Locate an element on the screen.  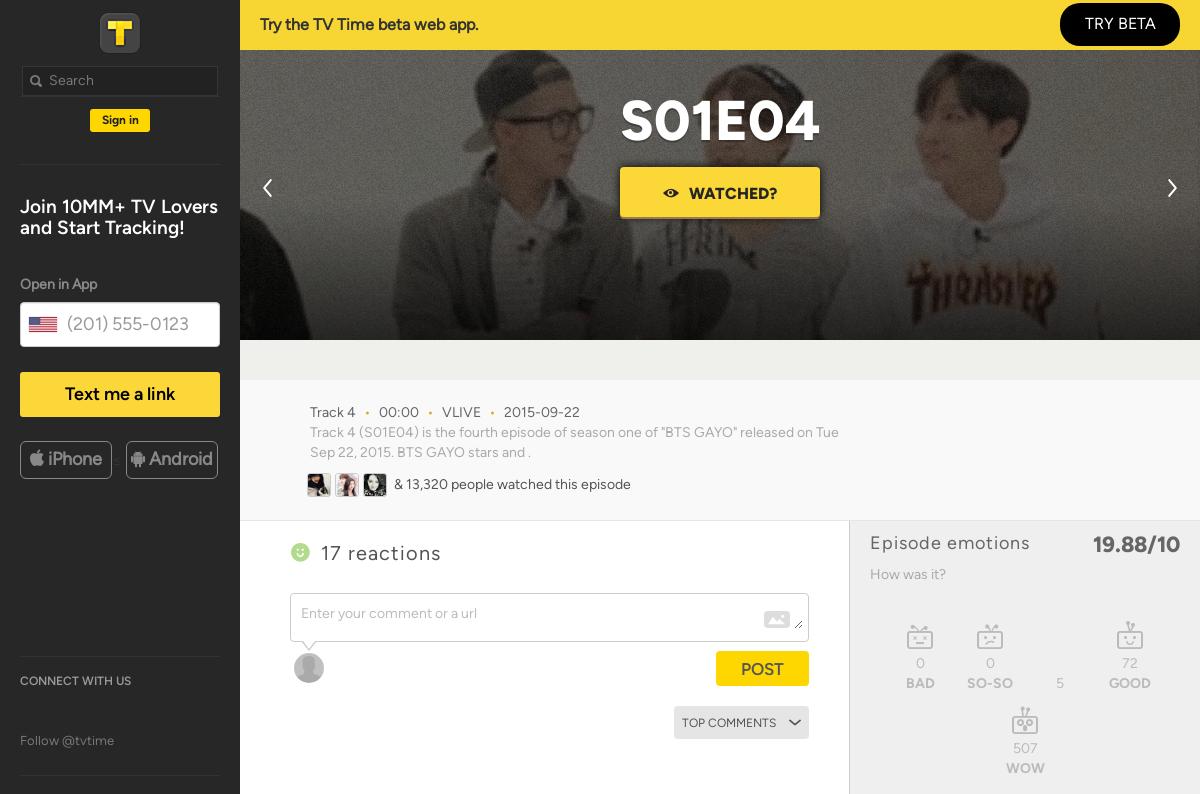
'Connect with us' is located at coordinates (75, 681).